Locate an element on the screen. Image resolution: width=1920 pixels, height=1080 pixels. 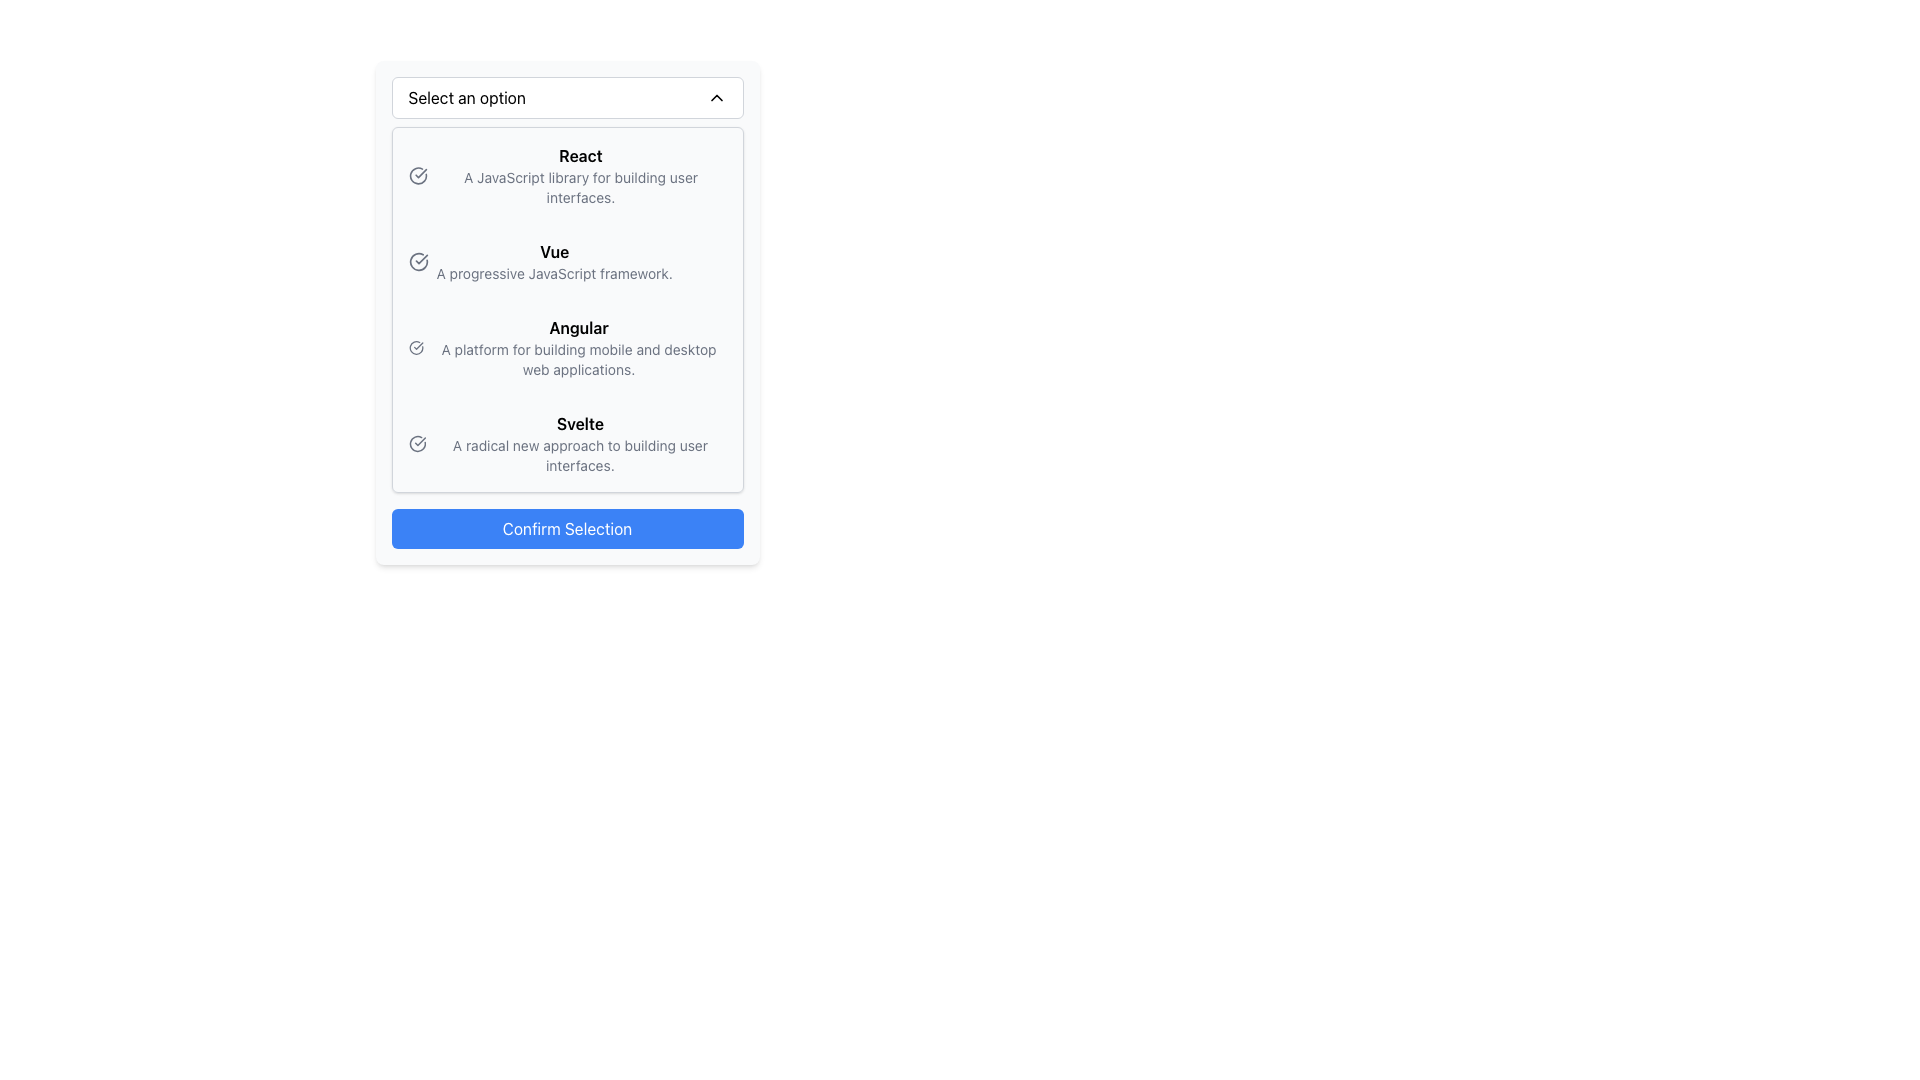
text label titled 'Svelte', which is the fourth entry in the list of JavaScript frameworks, positioned below 'Angular' and above its description is located at coordinates (579, 423).